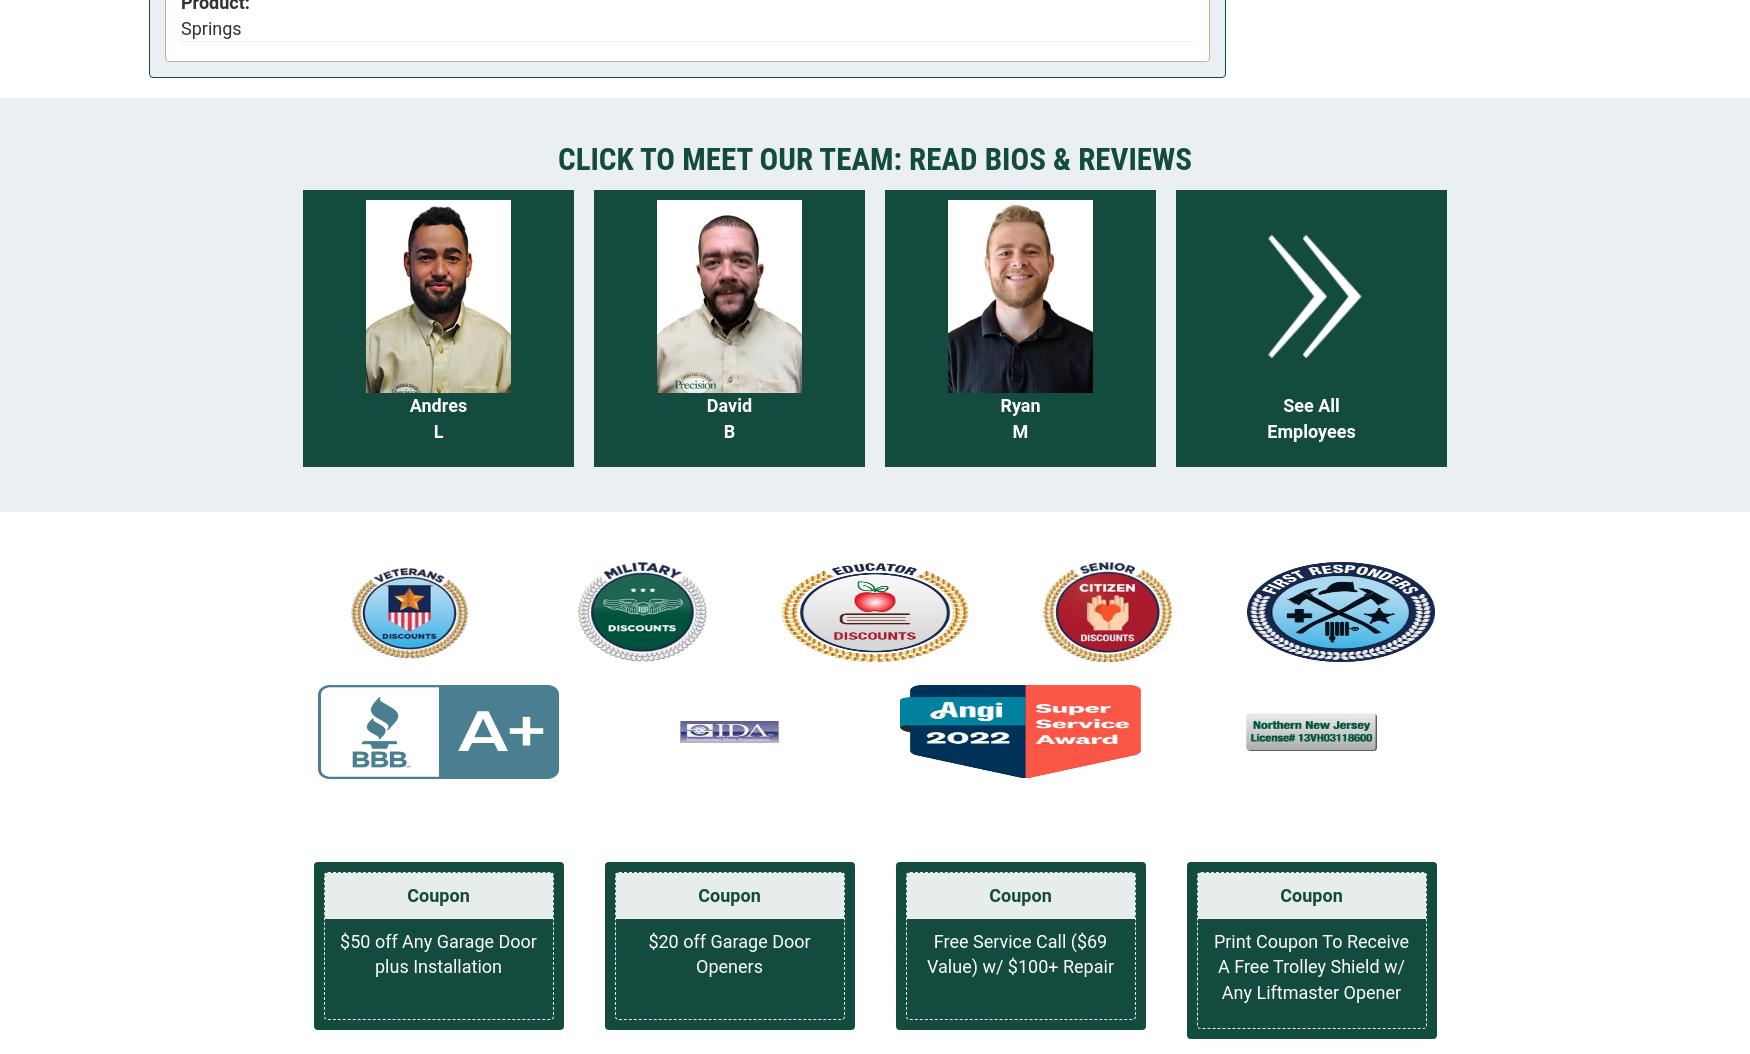  I want to click on 'CLICK TO MEET OUR TEAM: READ BIOS & REVIEWS', so click(874, 158).